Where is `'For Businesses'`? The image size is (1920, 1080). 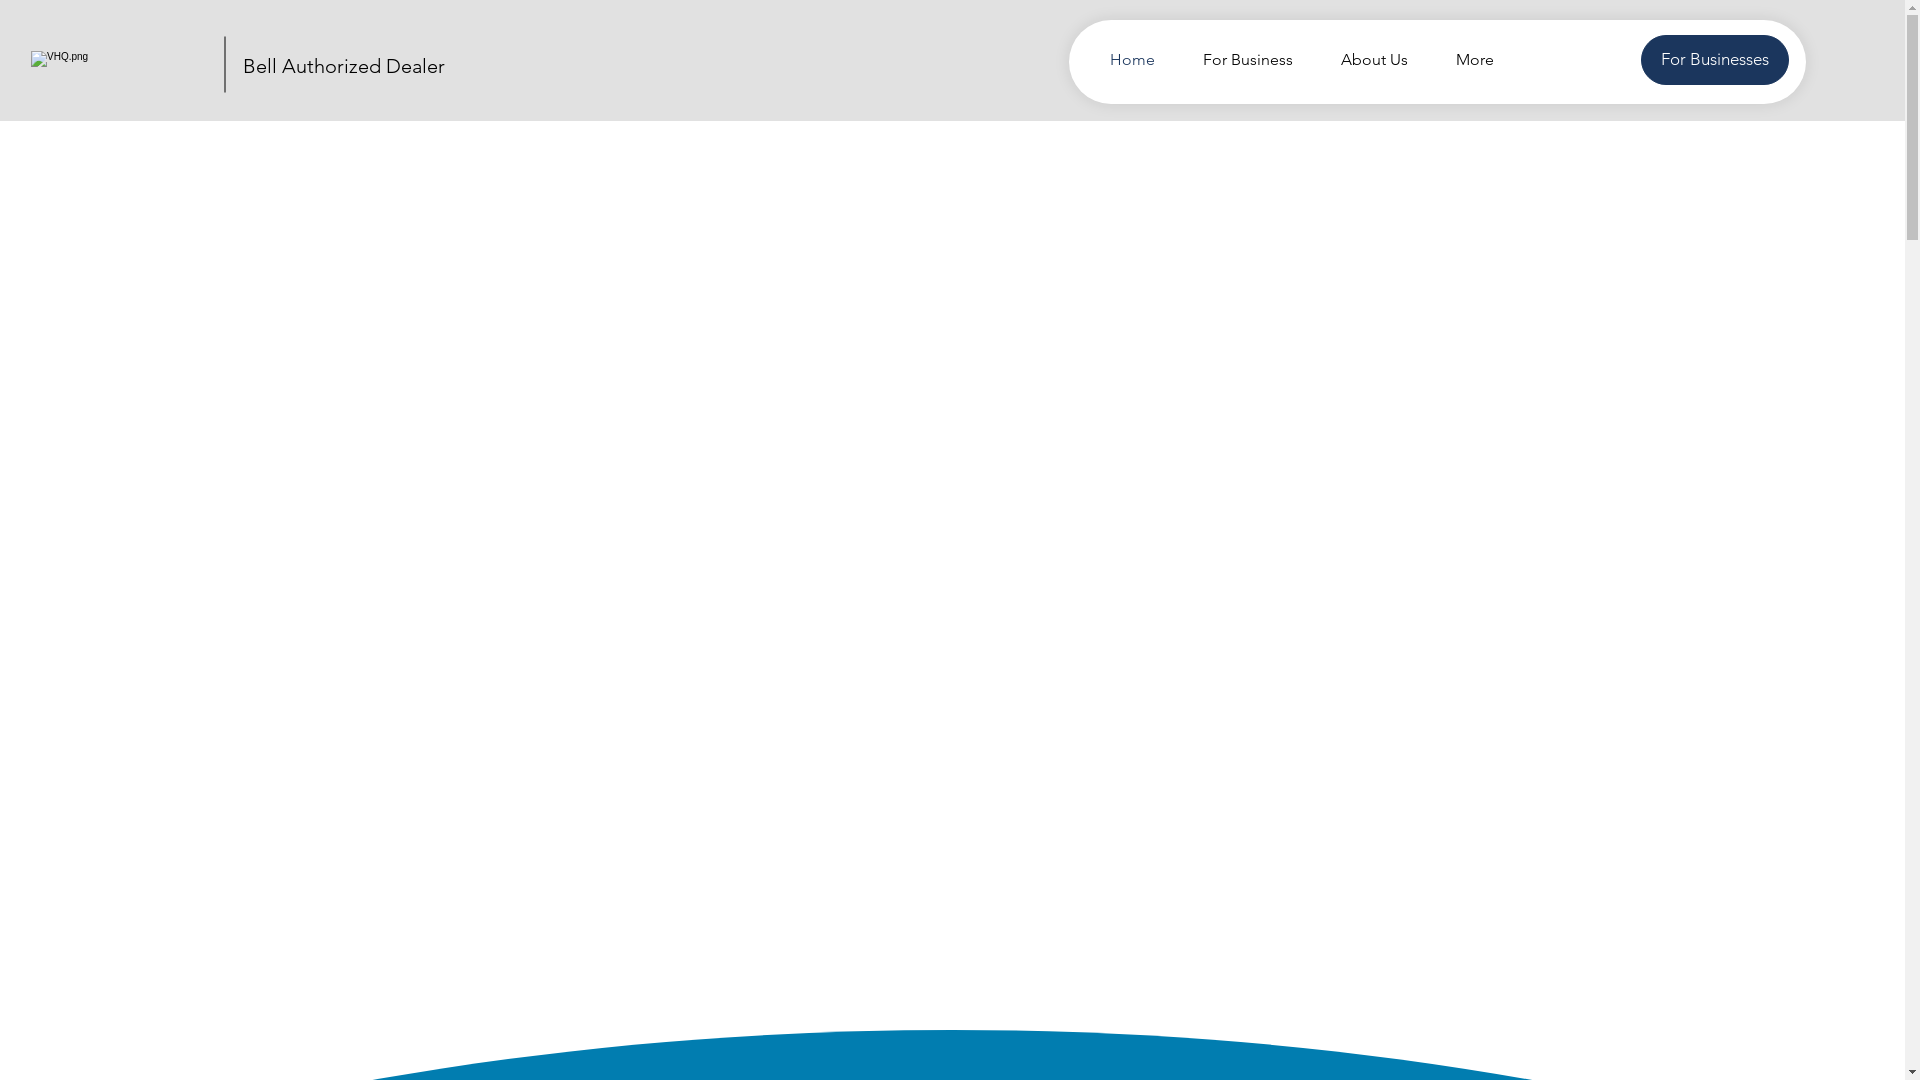
'For Businesses' is located at coordinates (1641, 59).